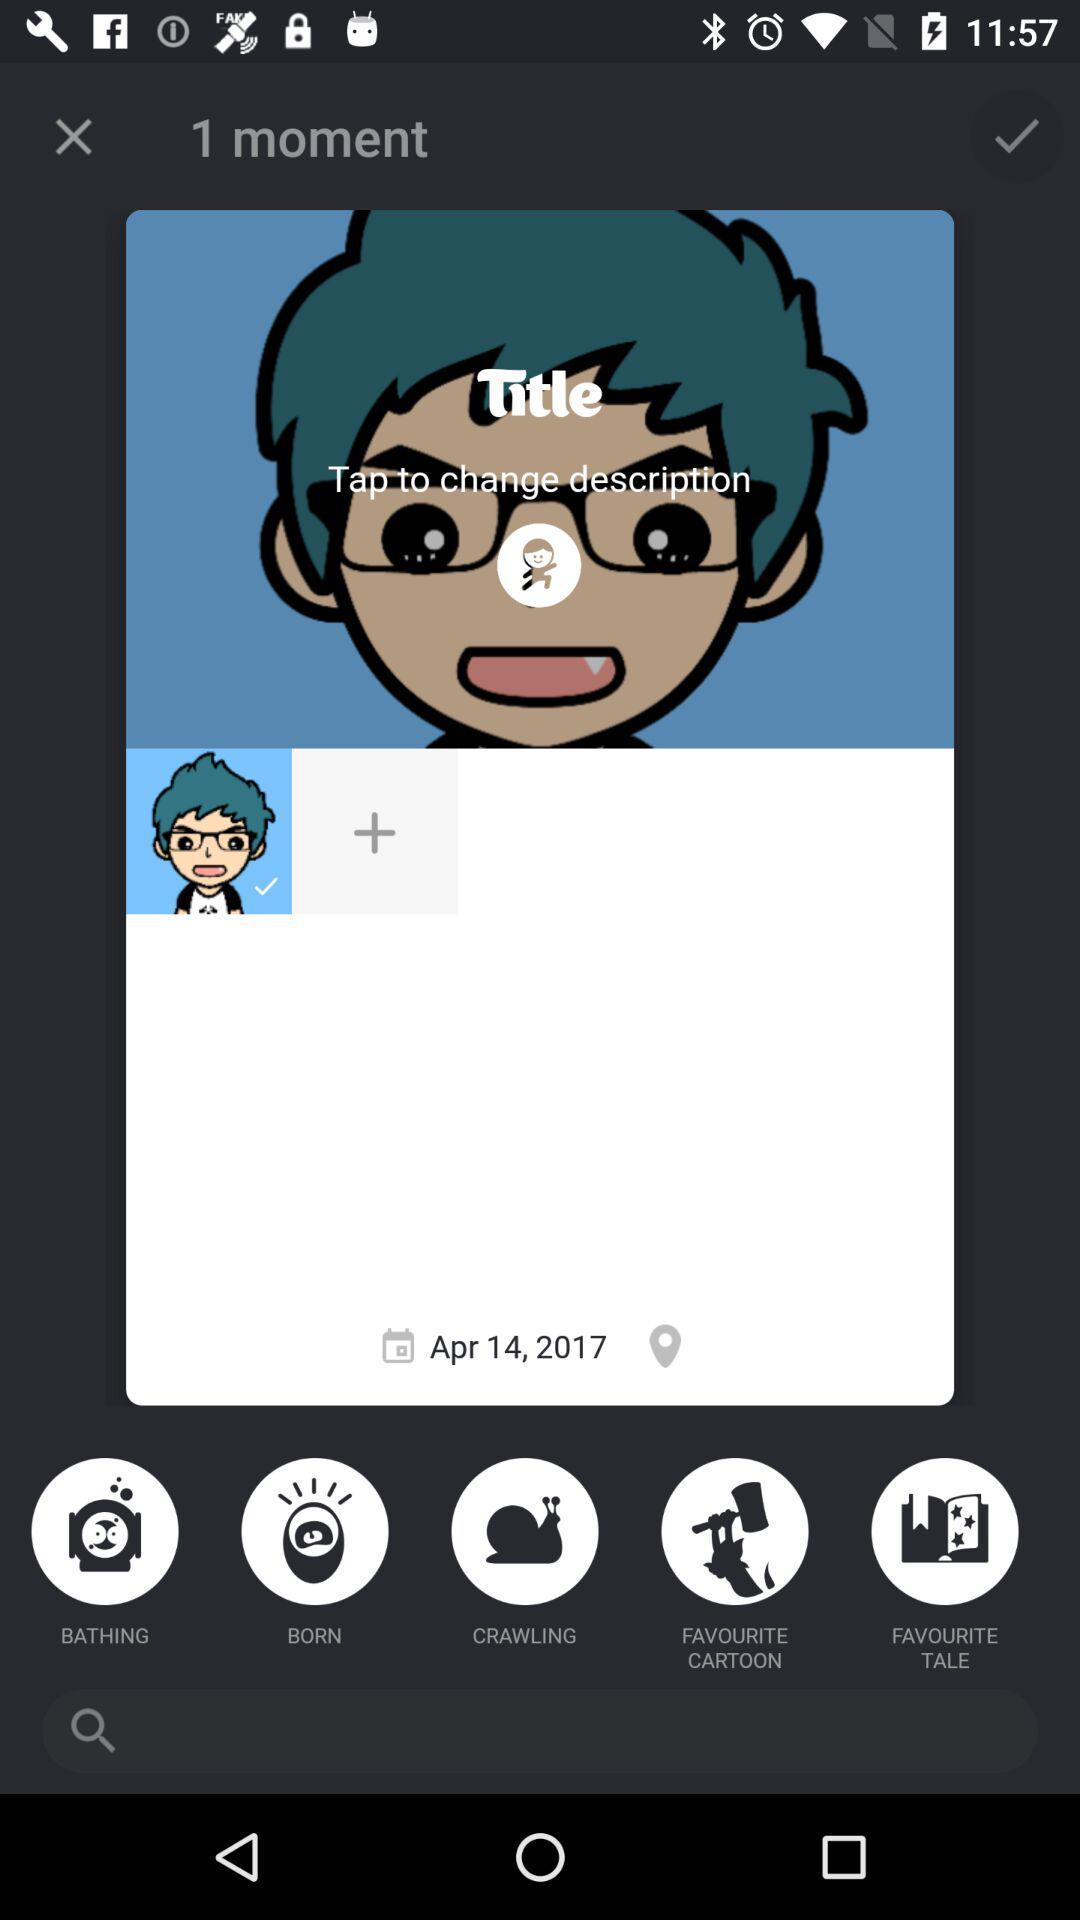 The image size is (1080, 1920). Describe the element at coordinates (72, 135) in the screenshot. I see `cancel current action` at that location.